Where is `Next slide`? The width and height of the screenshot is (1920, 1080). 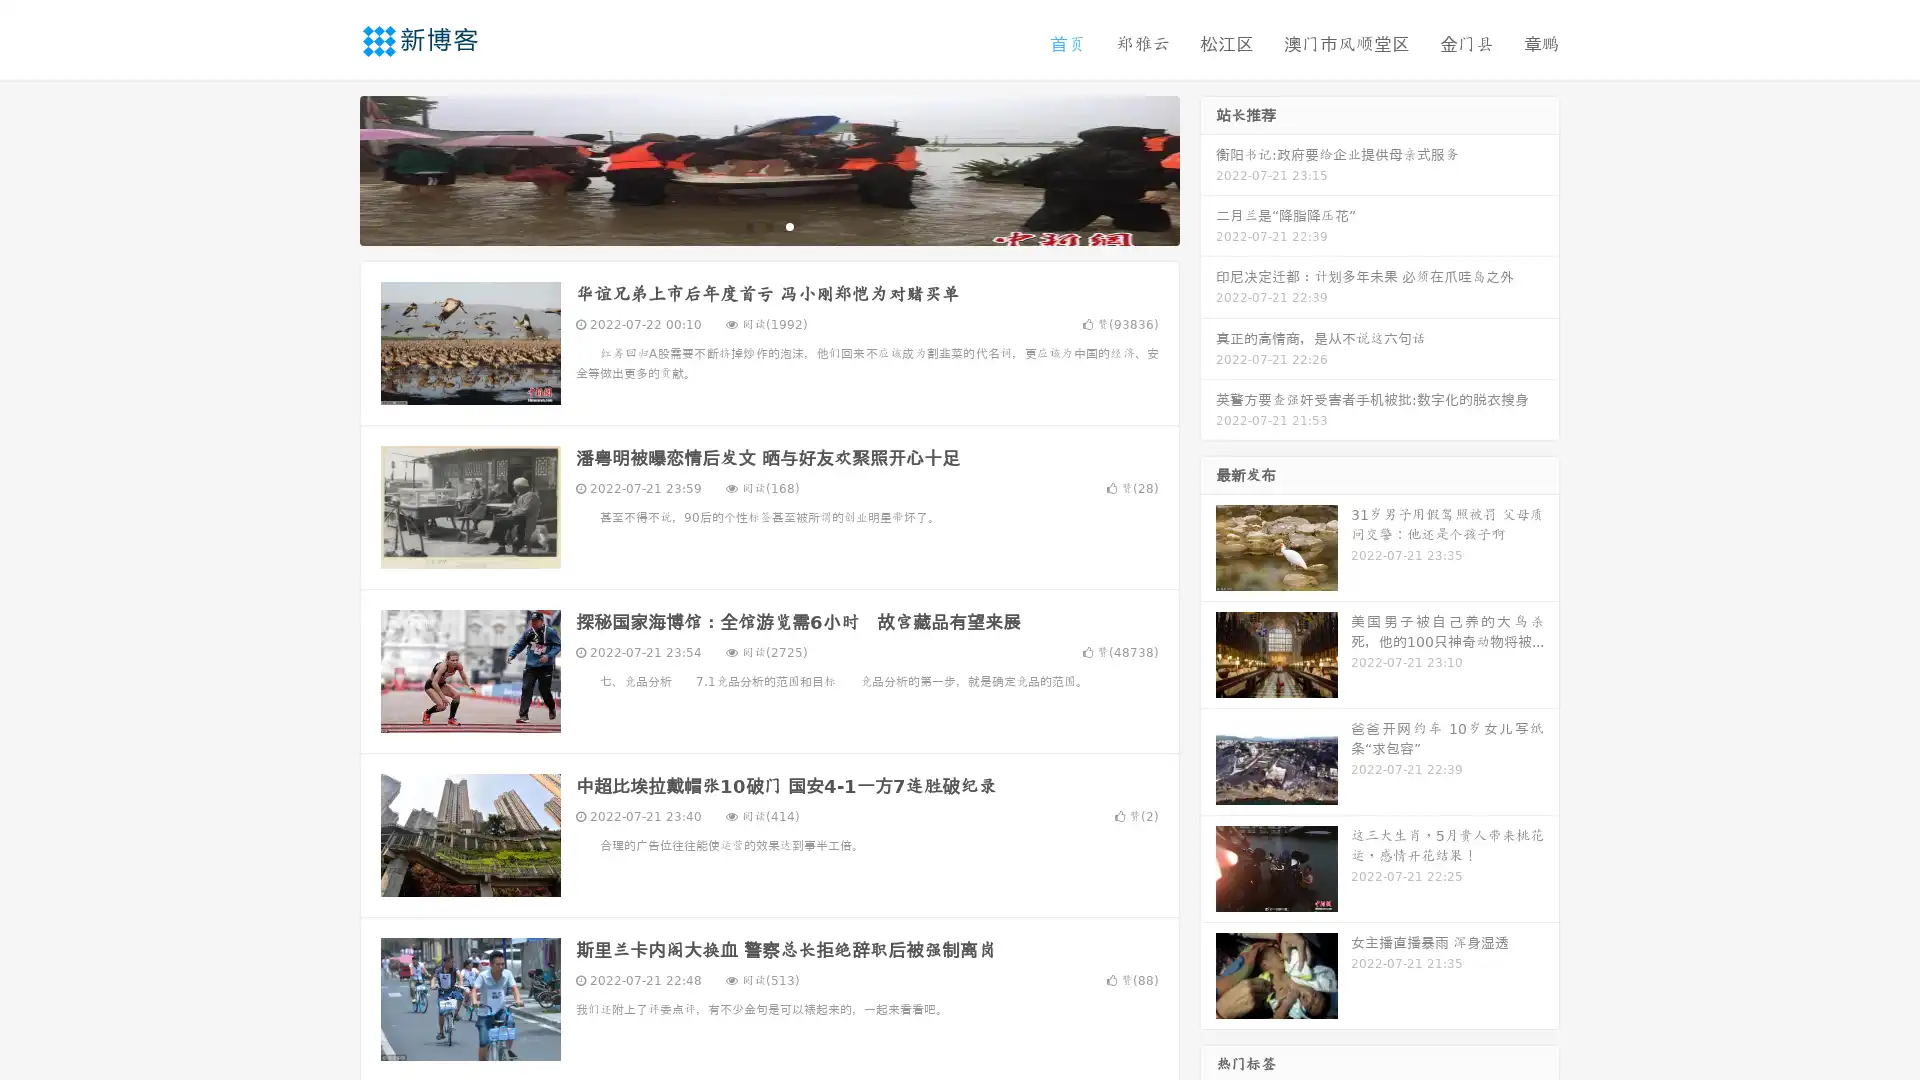 Next slide is located at coordinates (1208, 168).